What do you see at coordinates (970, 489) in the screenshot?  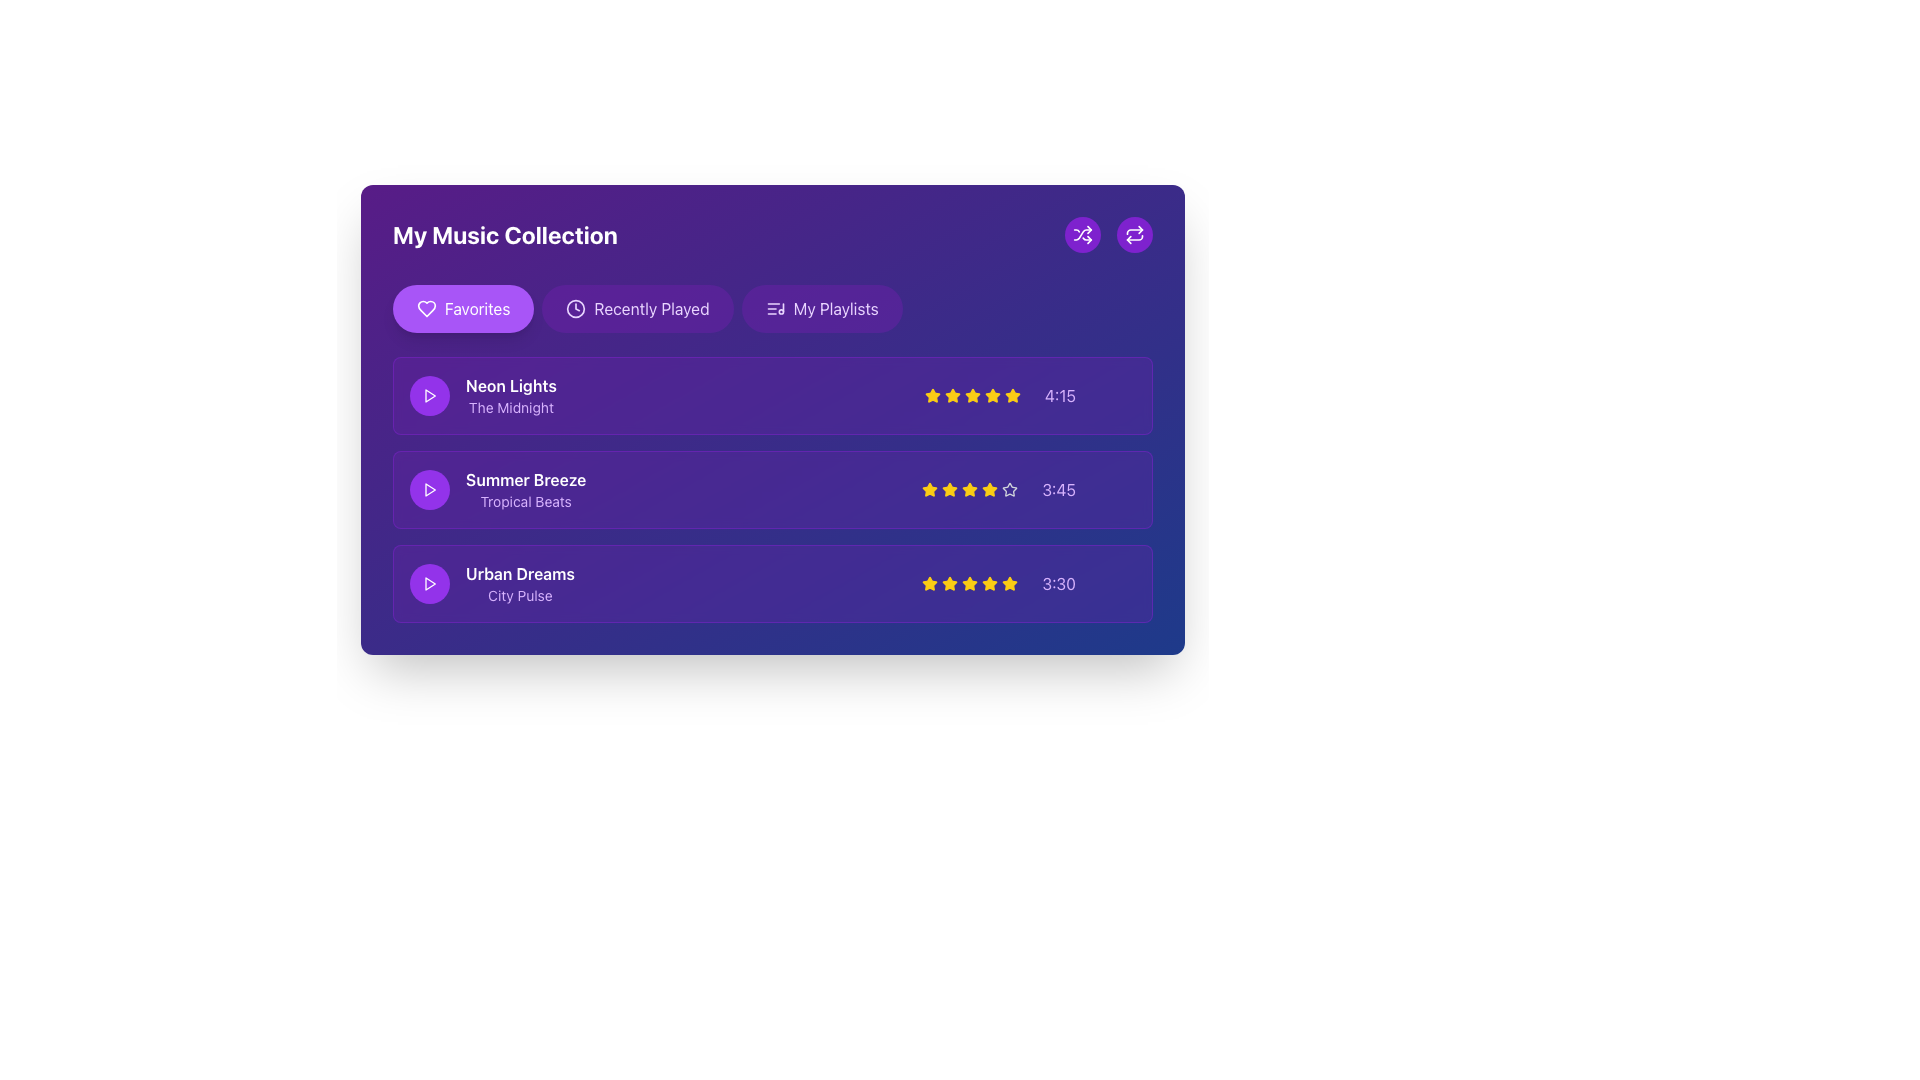 I see `the third star icon in the rating system for the song 'Summer Breeze' in the 'My Music Collection' section` at bounding box center [970, 489].